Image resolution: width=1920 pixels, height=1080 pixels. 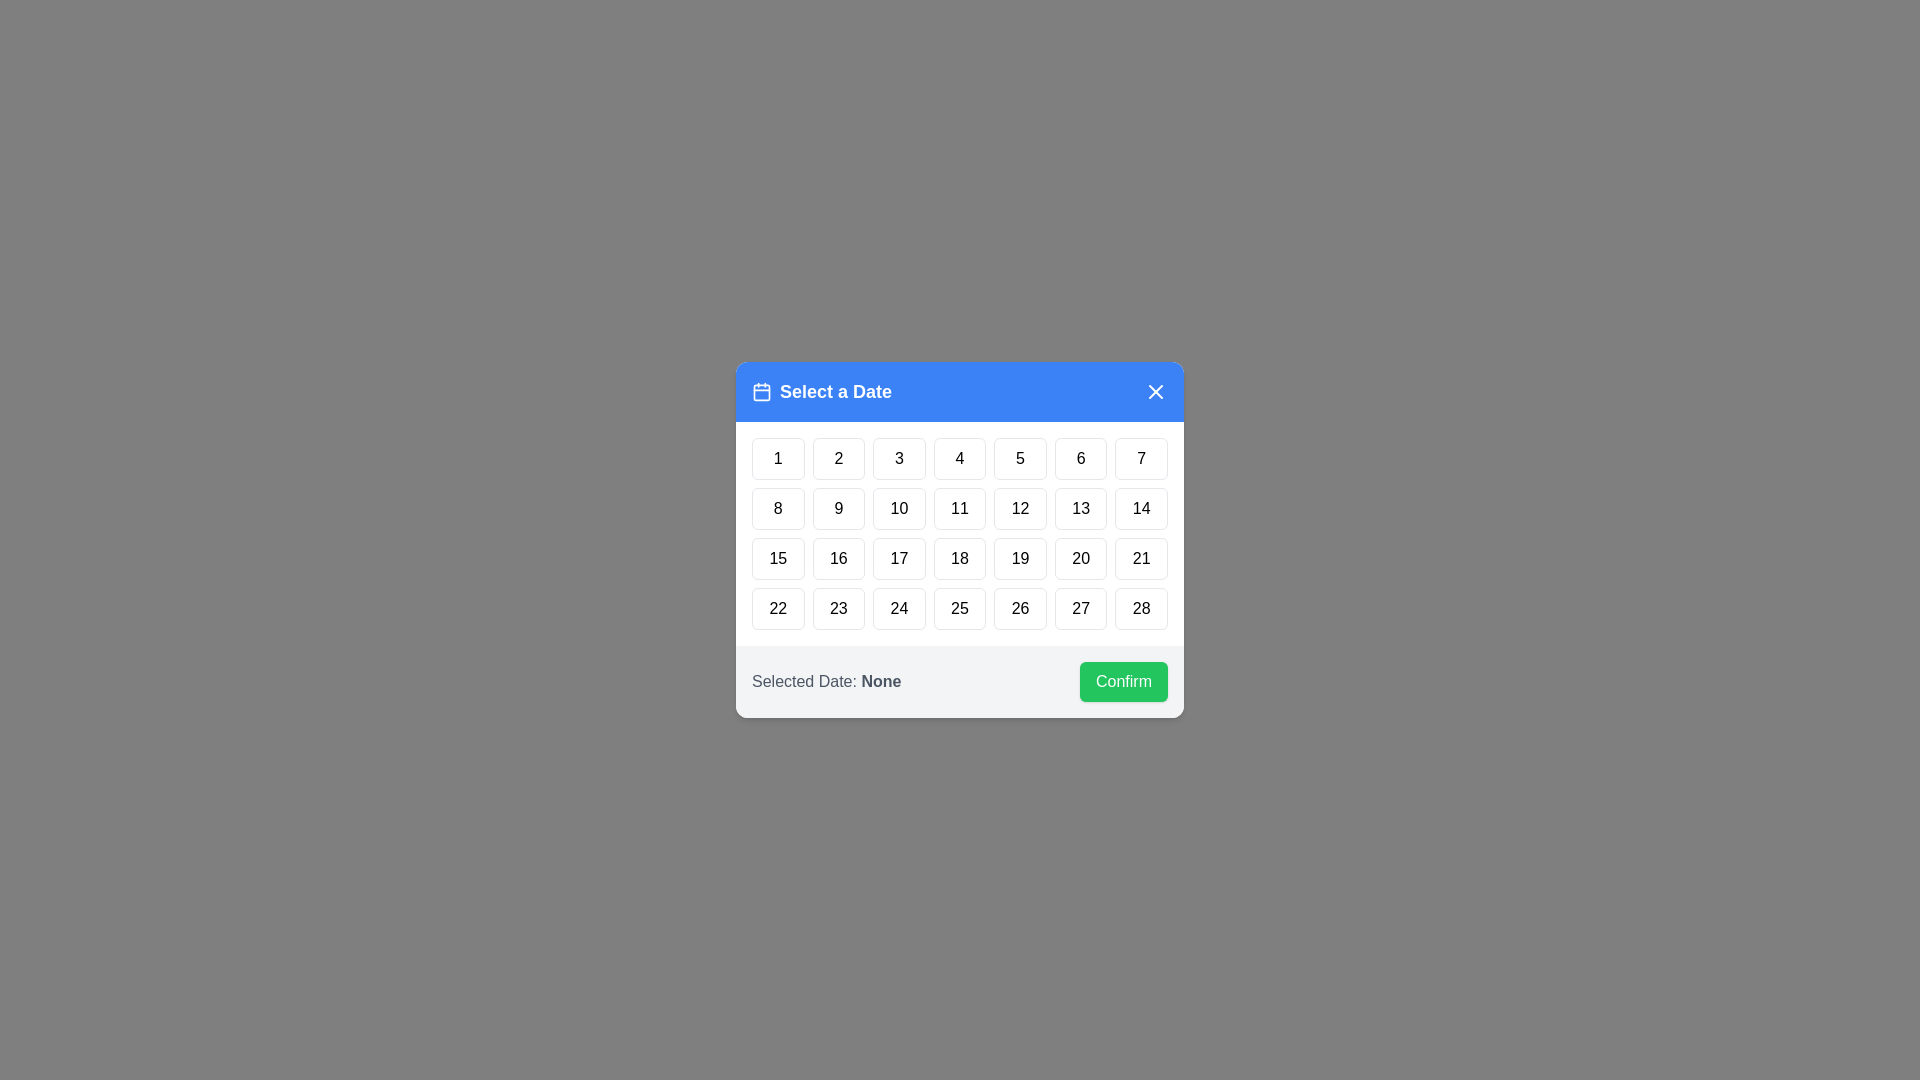 I want to click on the day button labeled 6 to highlight it, so click(x=1079, y=459).